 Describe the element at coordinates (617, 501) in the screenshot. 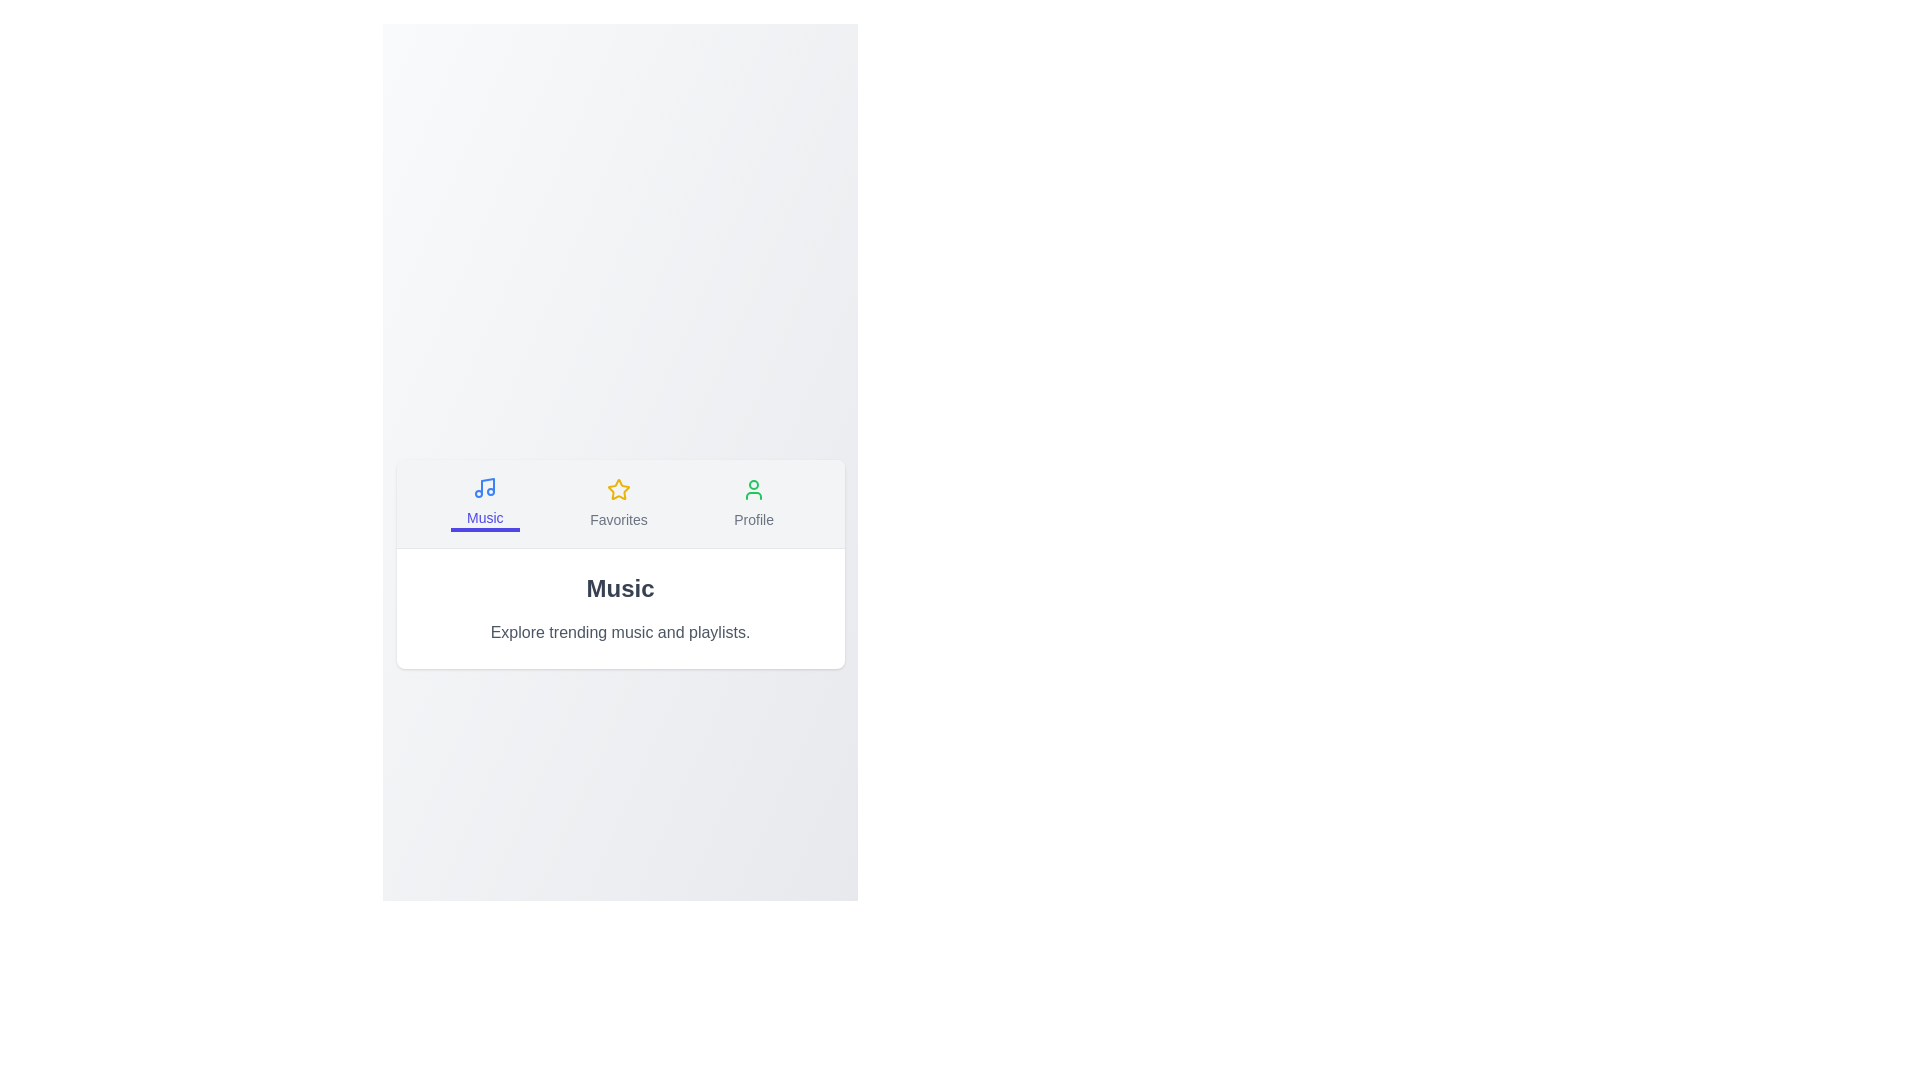

I see `the Favorites tab by clicking its button` at that location.